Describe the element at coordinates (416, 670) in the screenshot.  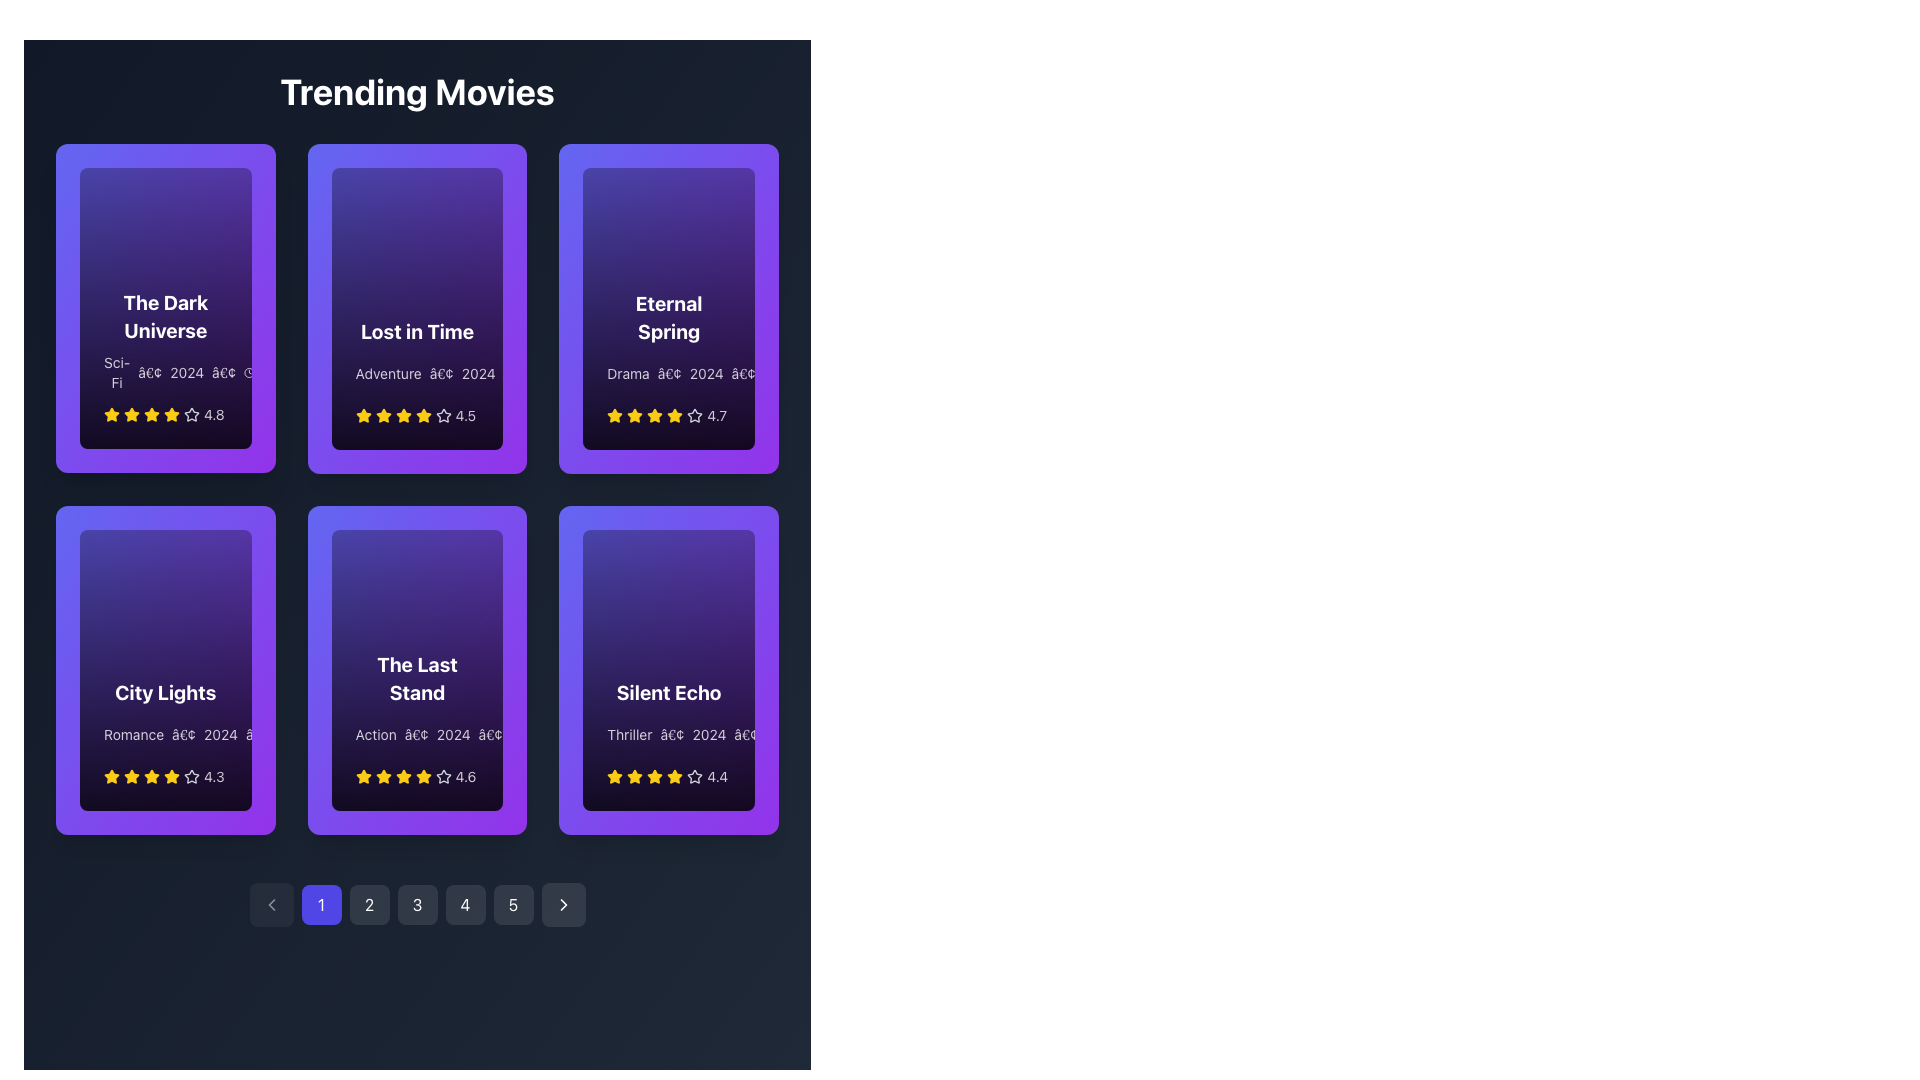
I see `the movie card located in the middle column of the second row` at that location.